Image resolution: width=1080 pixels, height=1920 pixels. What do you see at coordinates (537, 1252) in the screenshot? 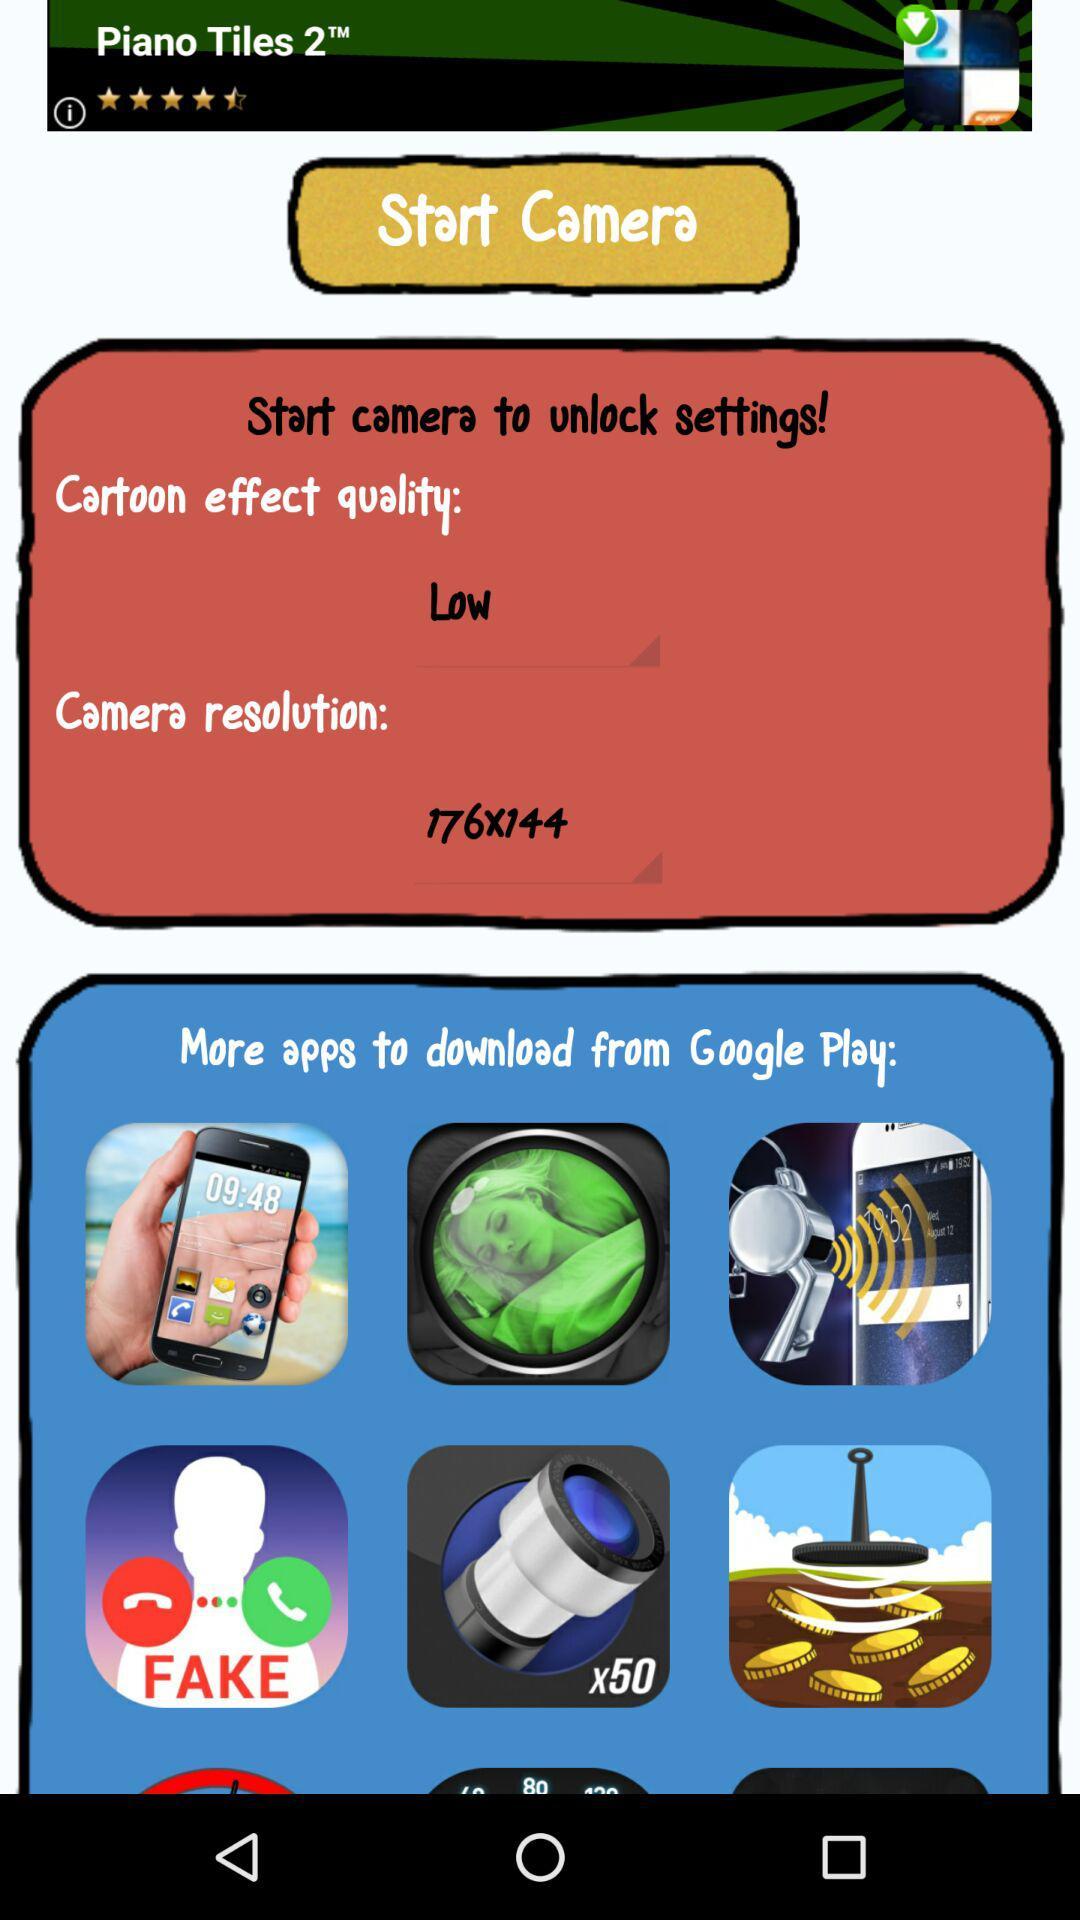
I see `download a new app` at bounding box center [537, 1252].